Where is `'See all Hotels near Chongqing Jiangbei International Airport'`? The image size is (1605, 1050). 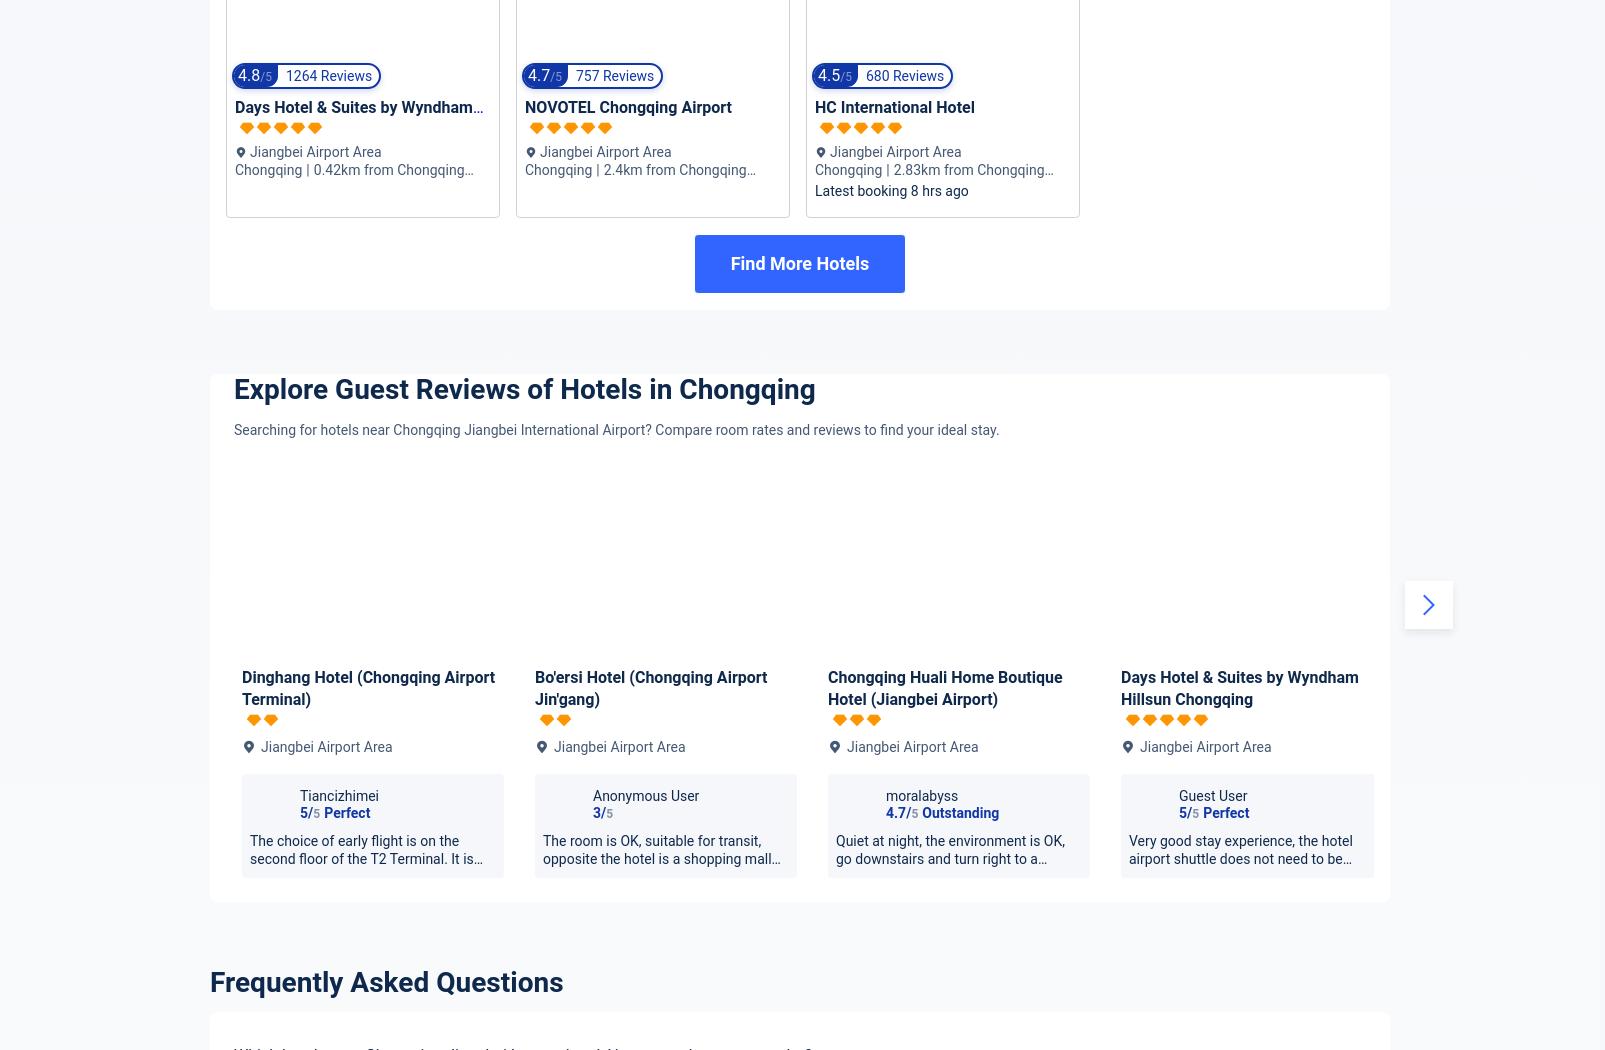
'See all Hotels near Chongqing Jiangbei International Airport' is located at coordinates (945, 1029).